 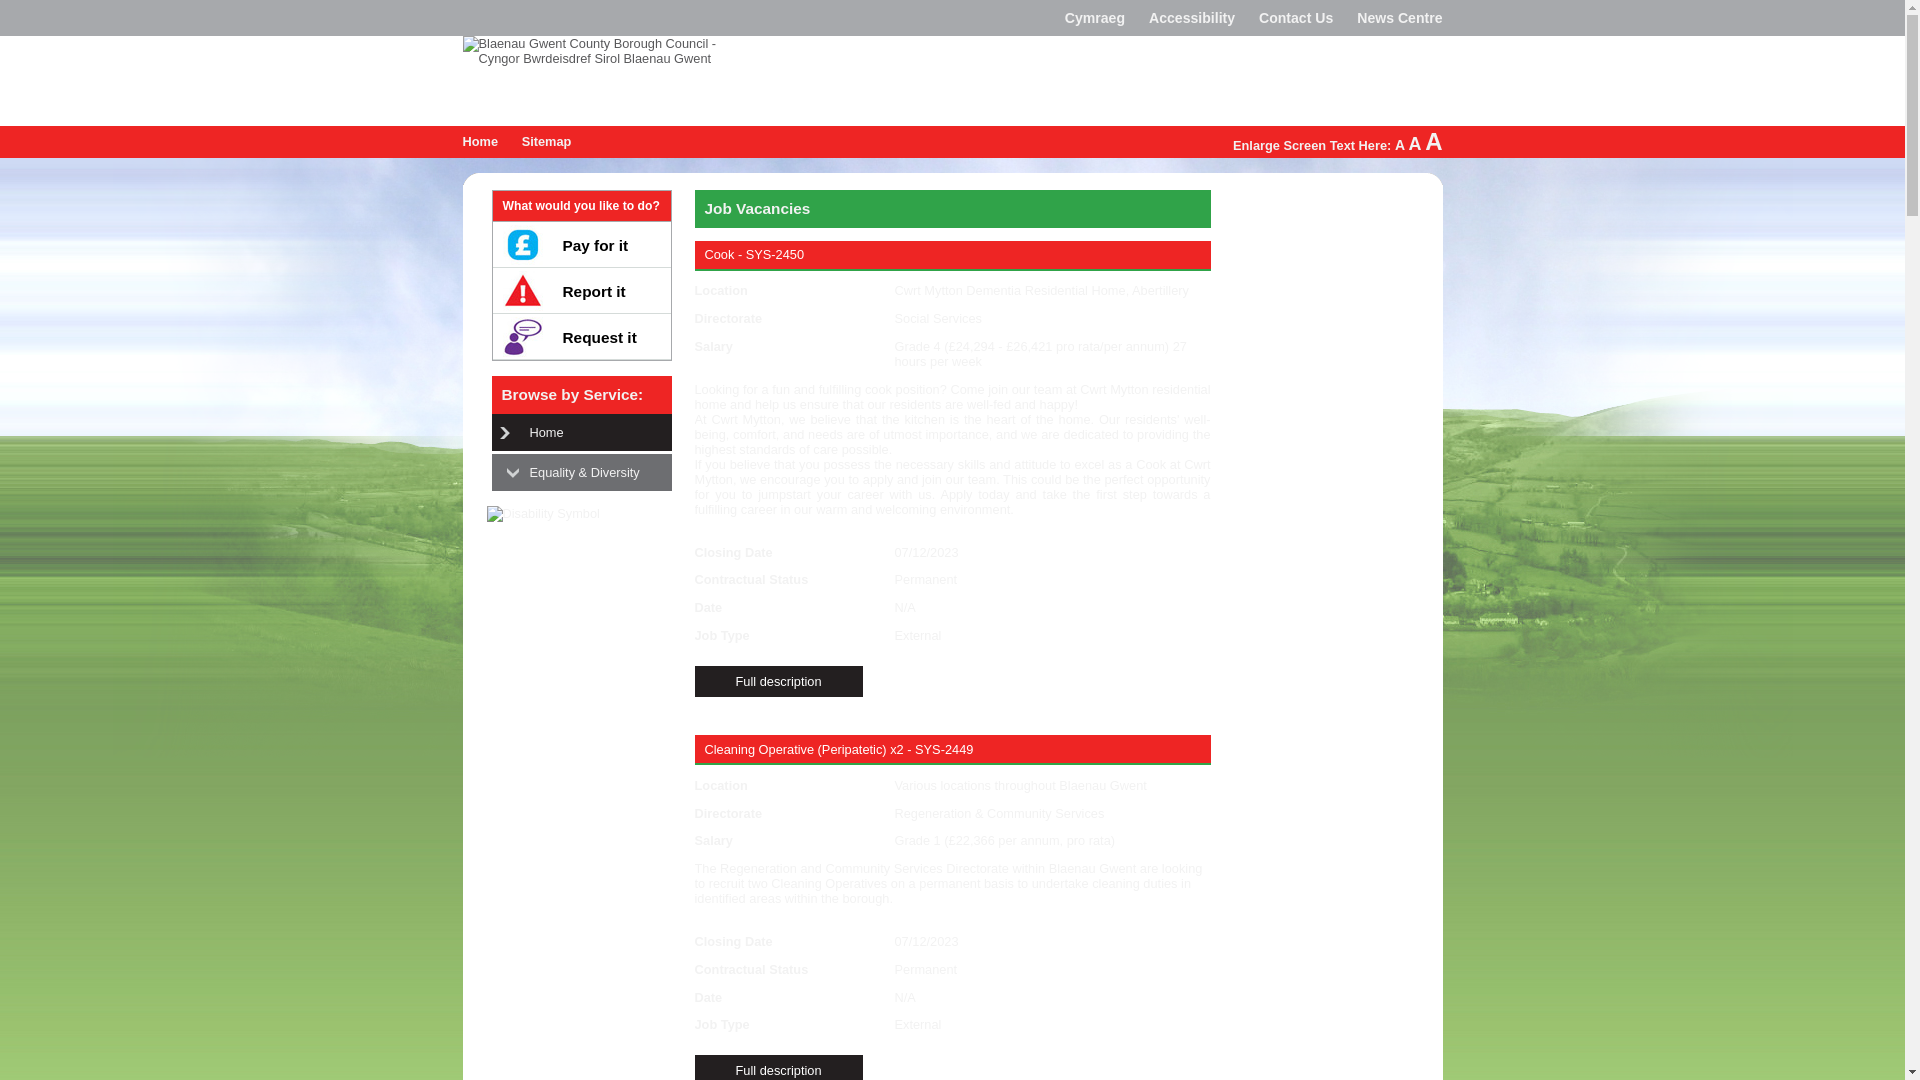 I want to click on 'News Centre', so click(x=1398, y=18).